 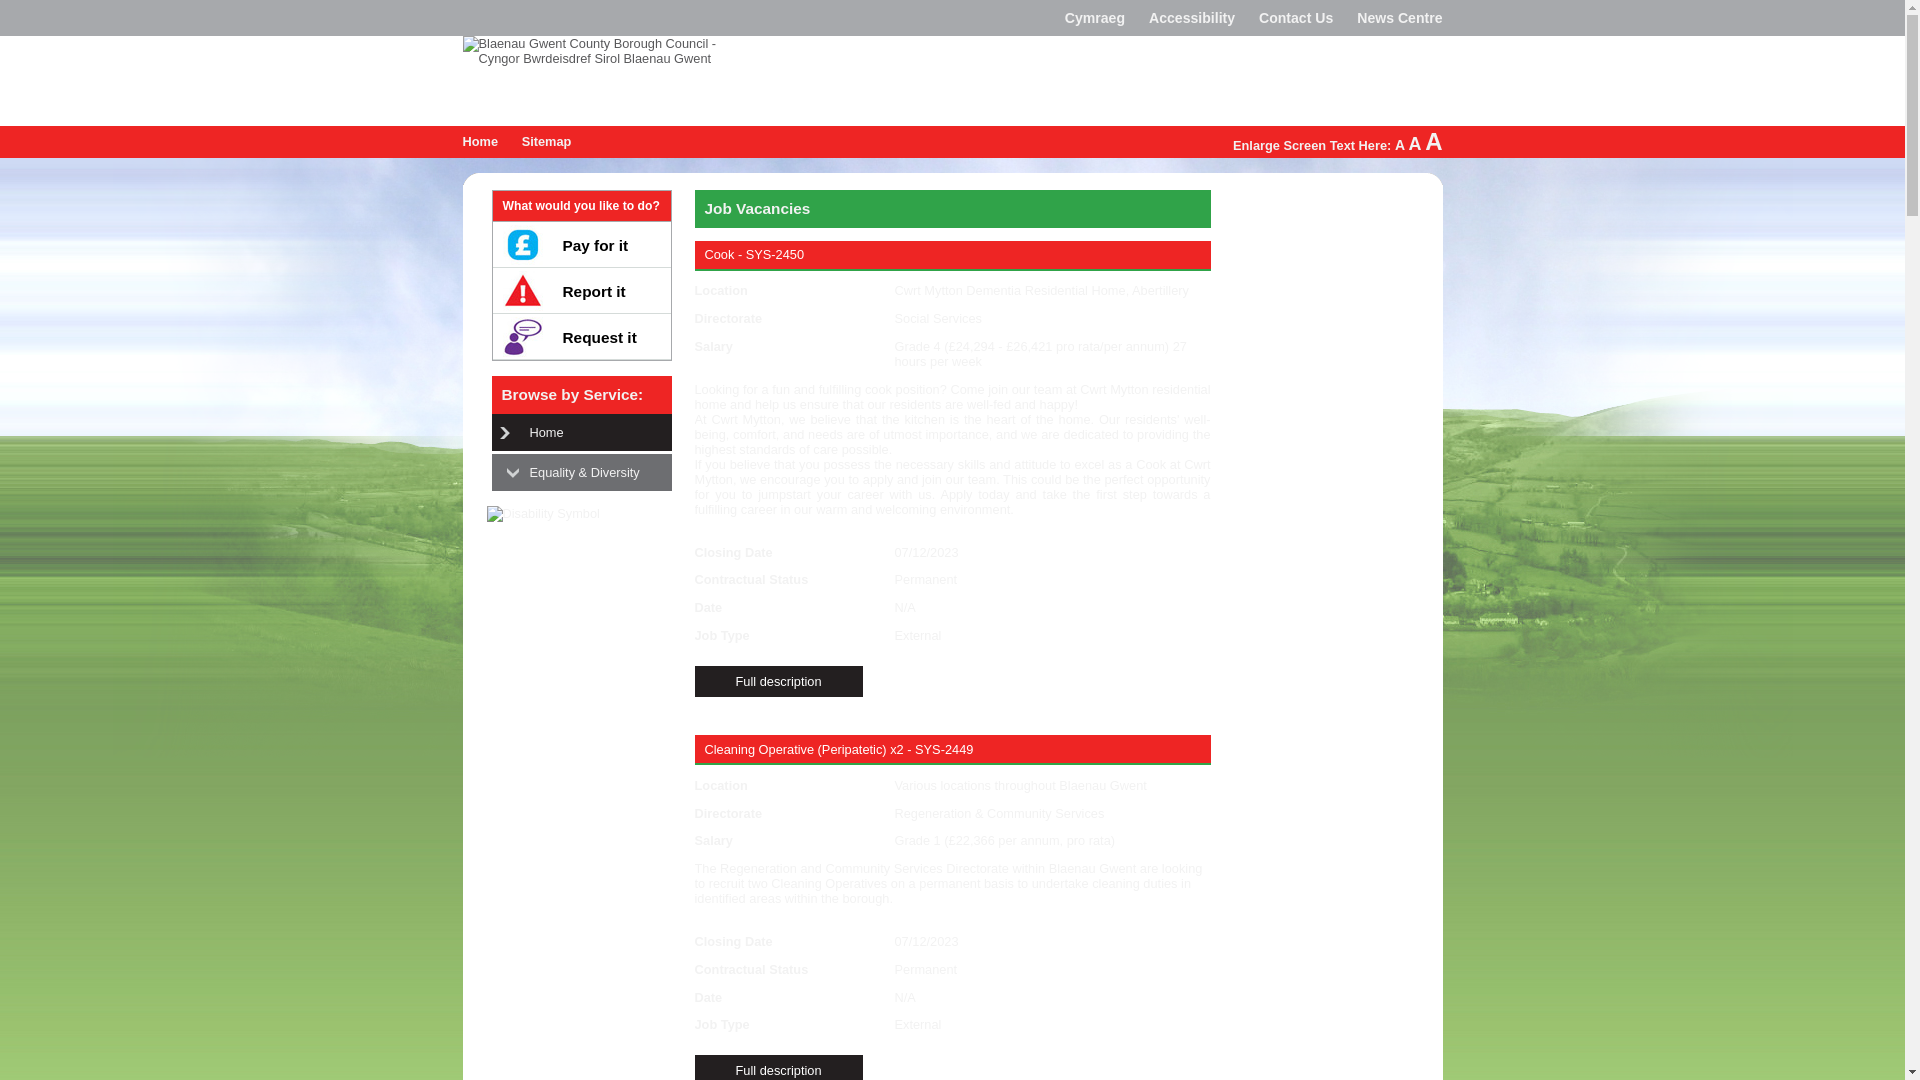 I want to click on 'News Centre', so click(x=1398, y=18).